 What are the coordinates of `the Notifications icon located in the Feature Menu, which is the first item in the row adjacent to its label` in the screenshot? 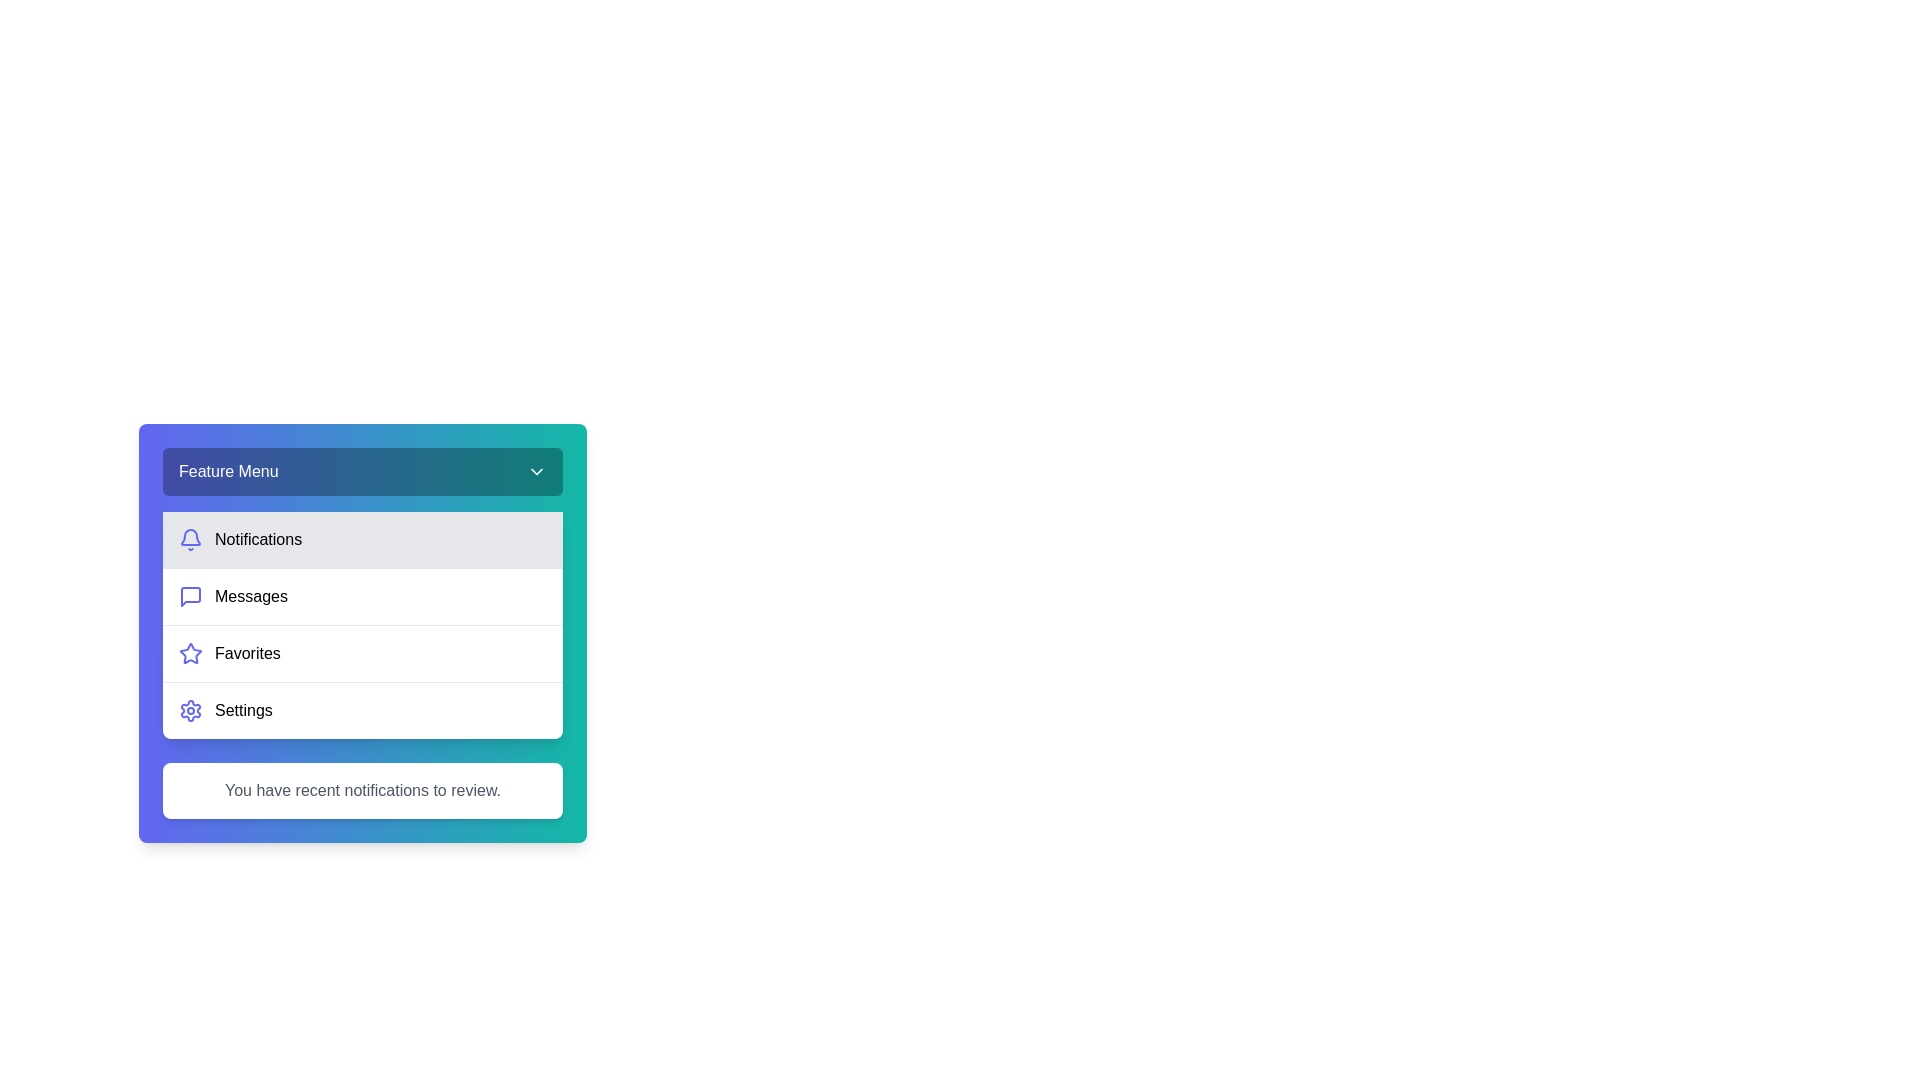 It's located at (191, 540).